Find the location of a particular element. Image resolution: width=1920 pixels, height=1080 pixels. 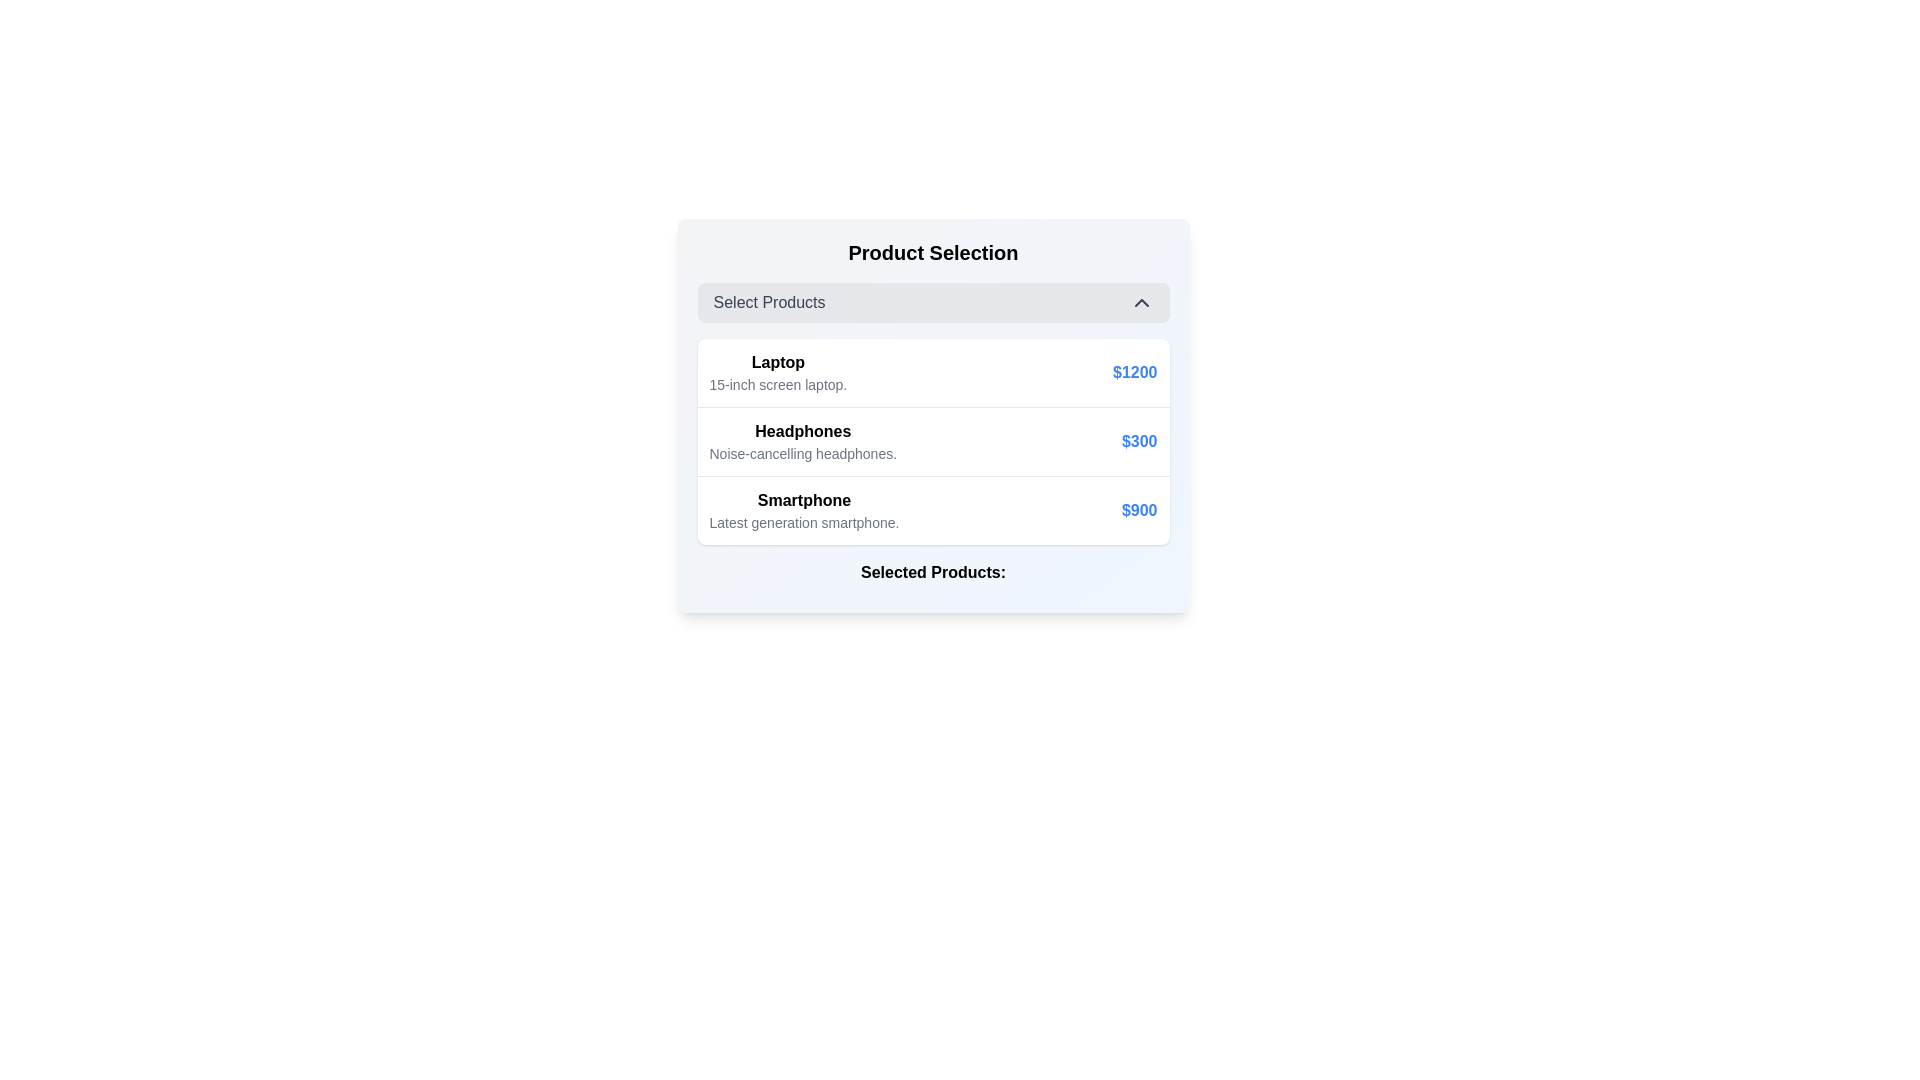

the header text indicating the purpose of the product selection section, located prominently at the top of the 'Product Selection' card layout is located at coordinates (932, 252).